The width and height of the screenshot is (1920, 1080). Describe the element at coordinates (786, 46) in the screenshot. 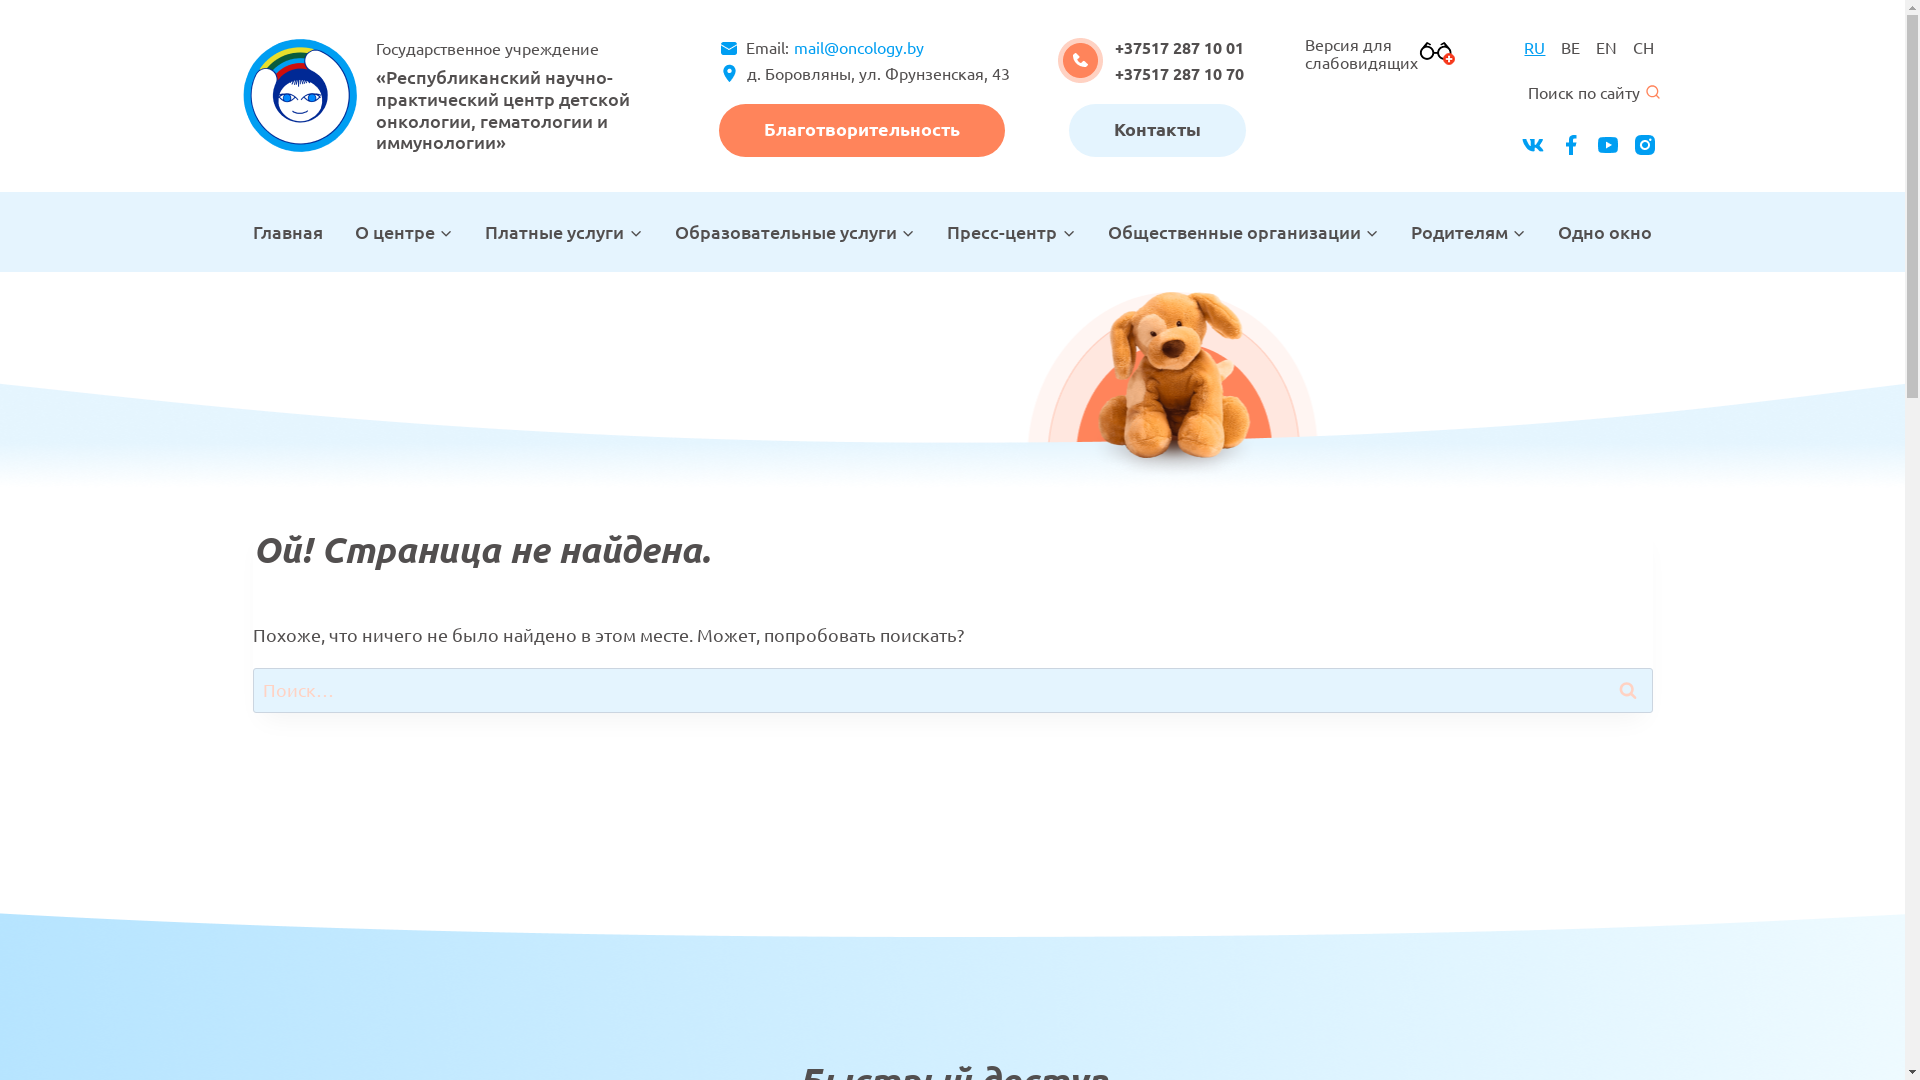

I see `'mail@oncology.by'` at that location.